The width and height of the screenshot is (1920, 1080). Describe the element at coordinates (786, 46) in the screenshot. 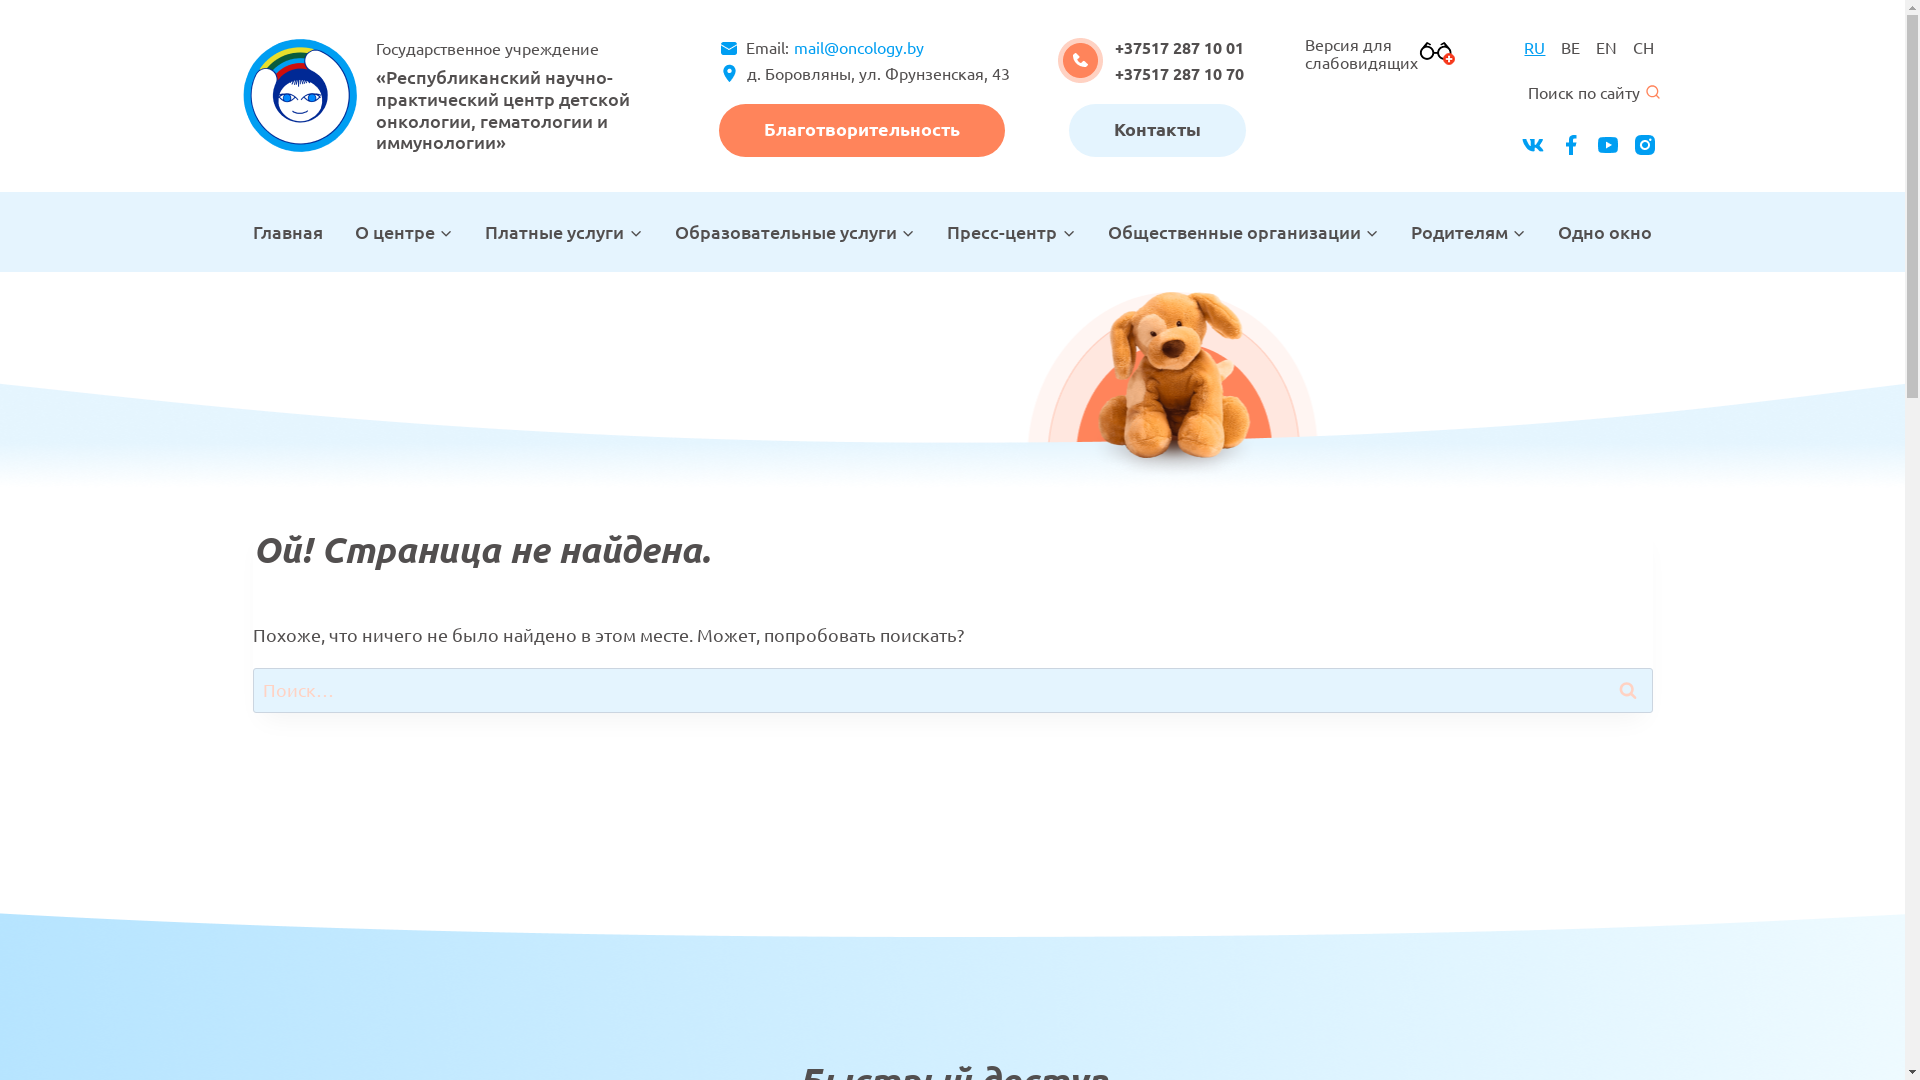

I see `'mail@oncology.by'` at that location.